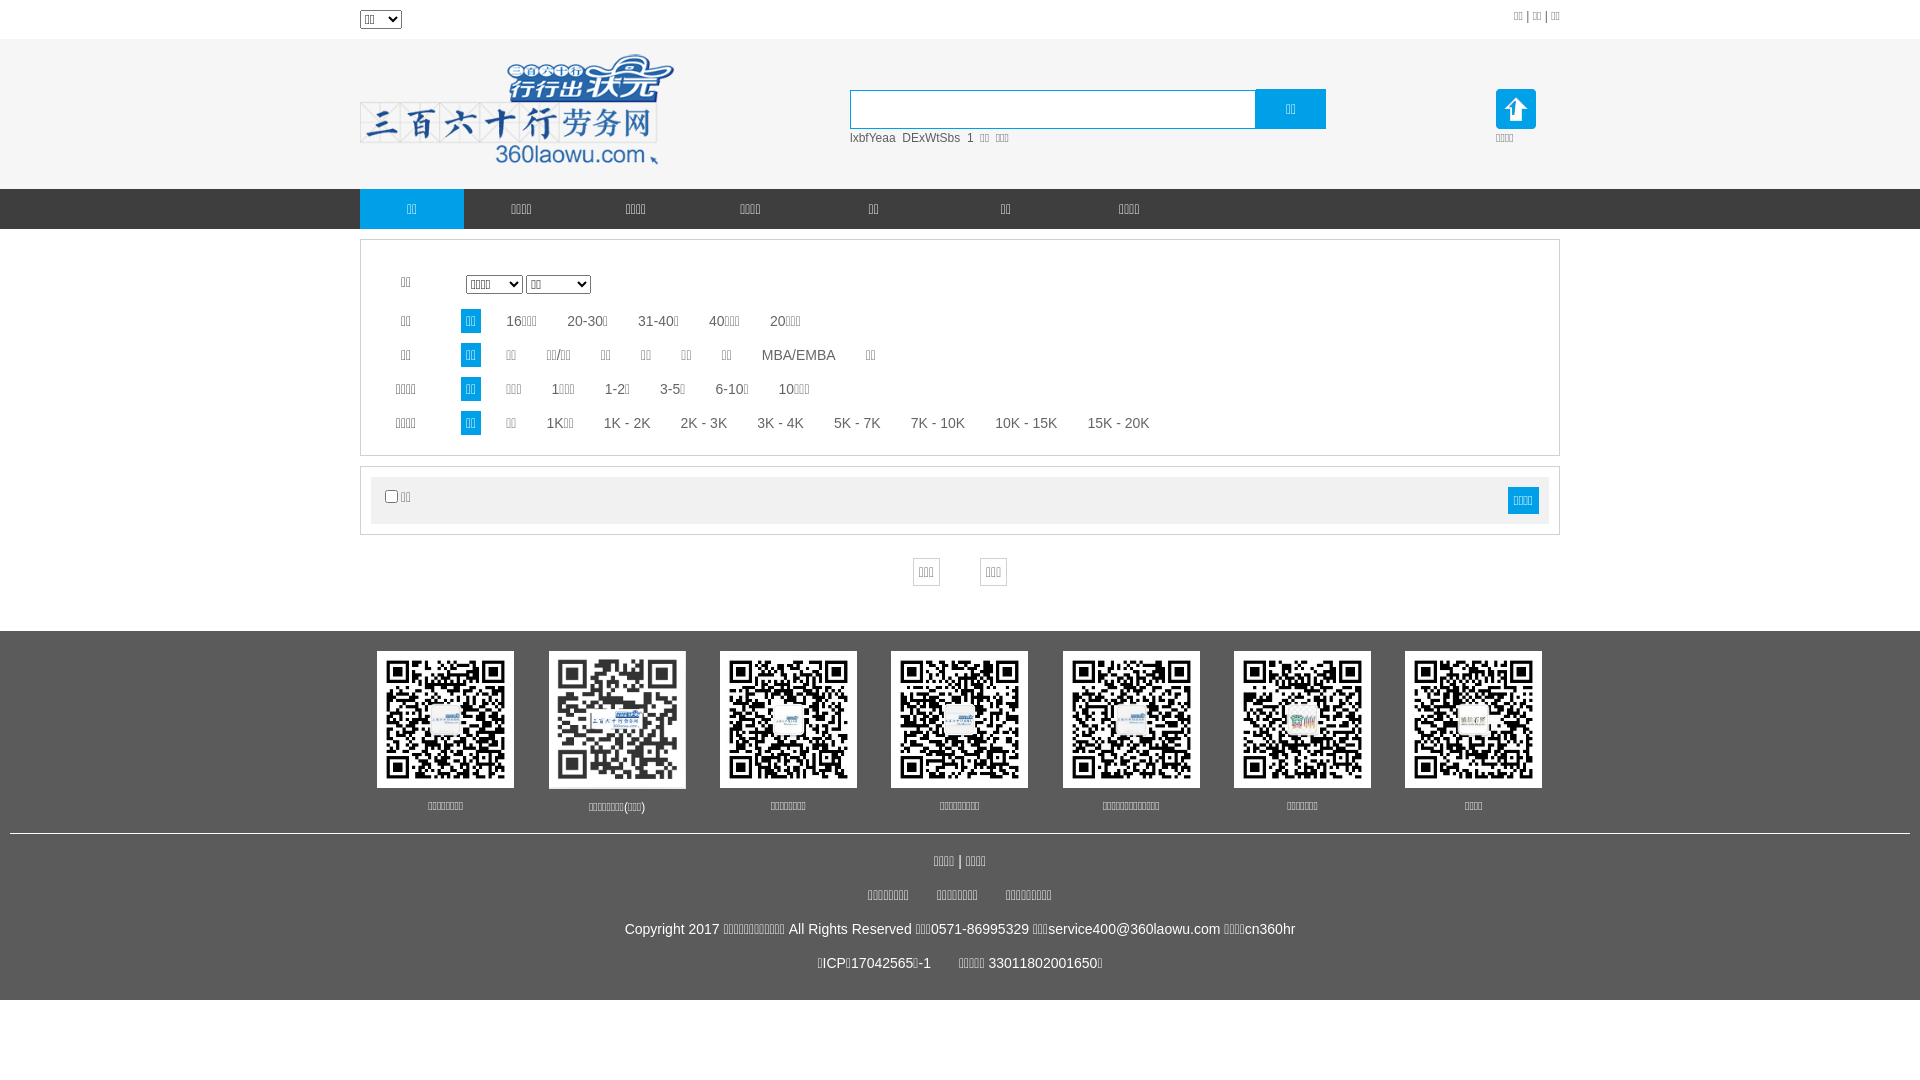 Image resolution: width=1920 pixels, height=1080 pixels. What do you see at coordinates (857, 422) in the screenshot?
I see `'5K - 7K'` at bounding box center [857, 422].